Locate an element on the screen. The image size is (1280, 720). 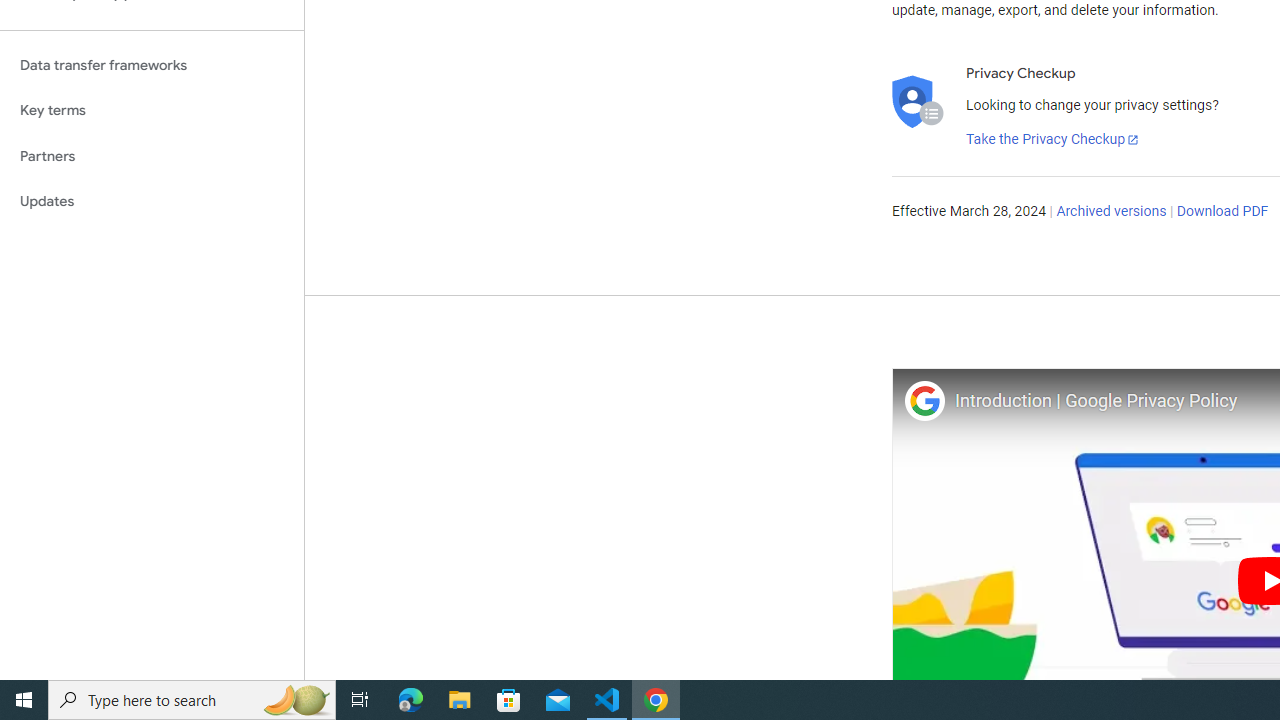
'Download PDF' is located at coordinates (1221, 212).